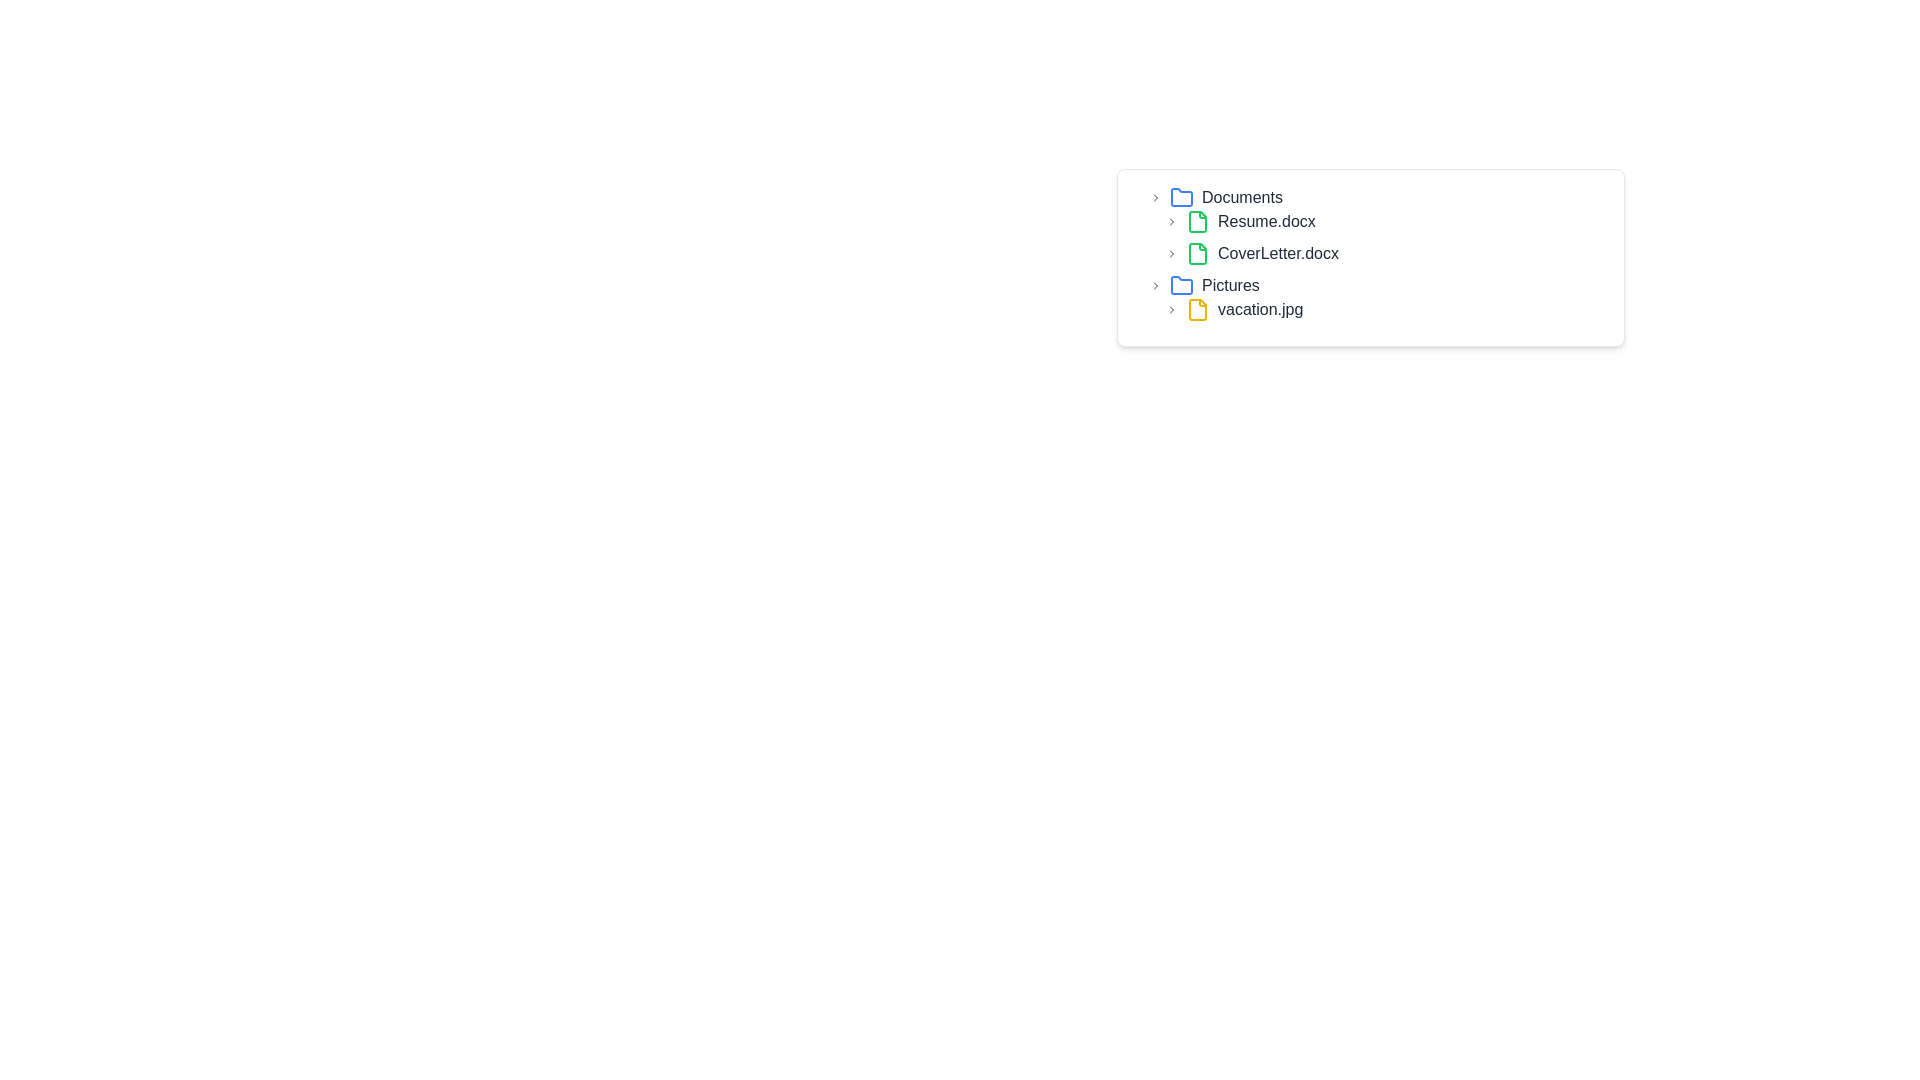 The width and height of the screenshot is (1920, 1080). I want to click on the file icon represented by a green document with a folded corner, located next to the 'CoverLetter.docx' text label, so click(1198, 253).